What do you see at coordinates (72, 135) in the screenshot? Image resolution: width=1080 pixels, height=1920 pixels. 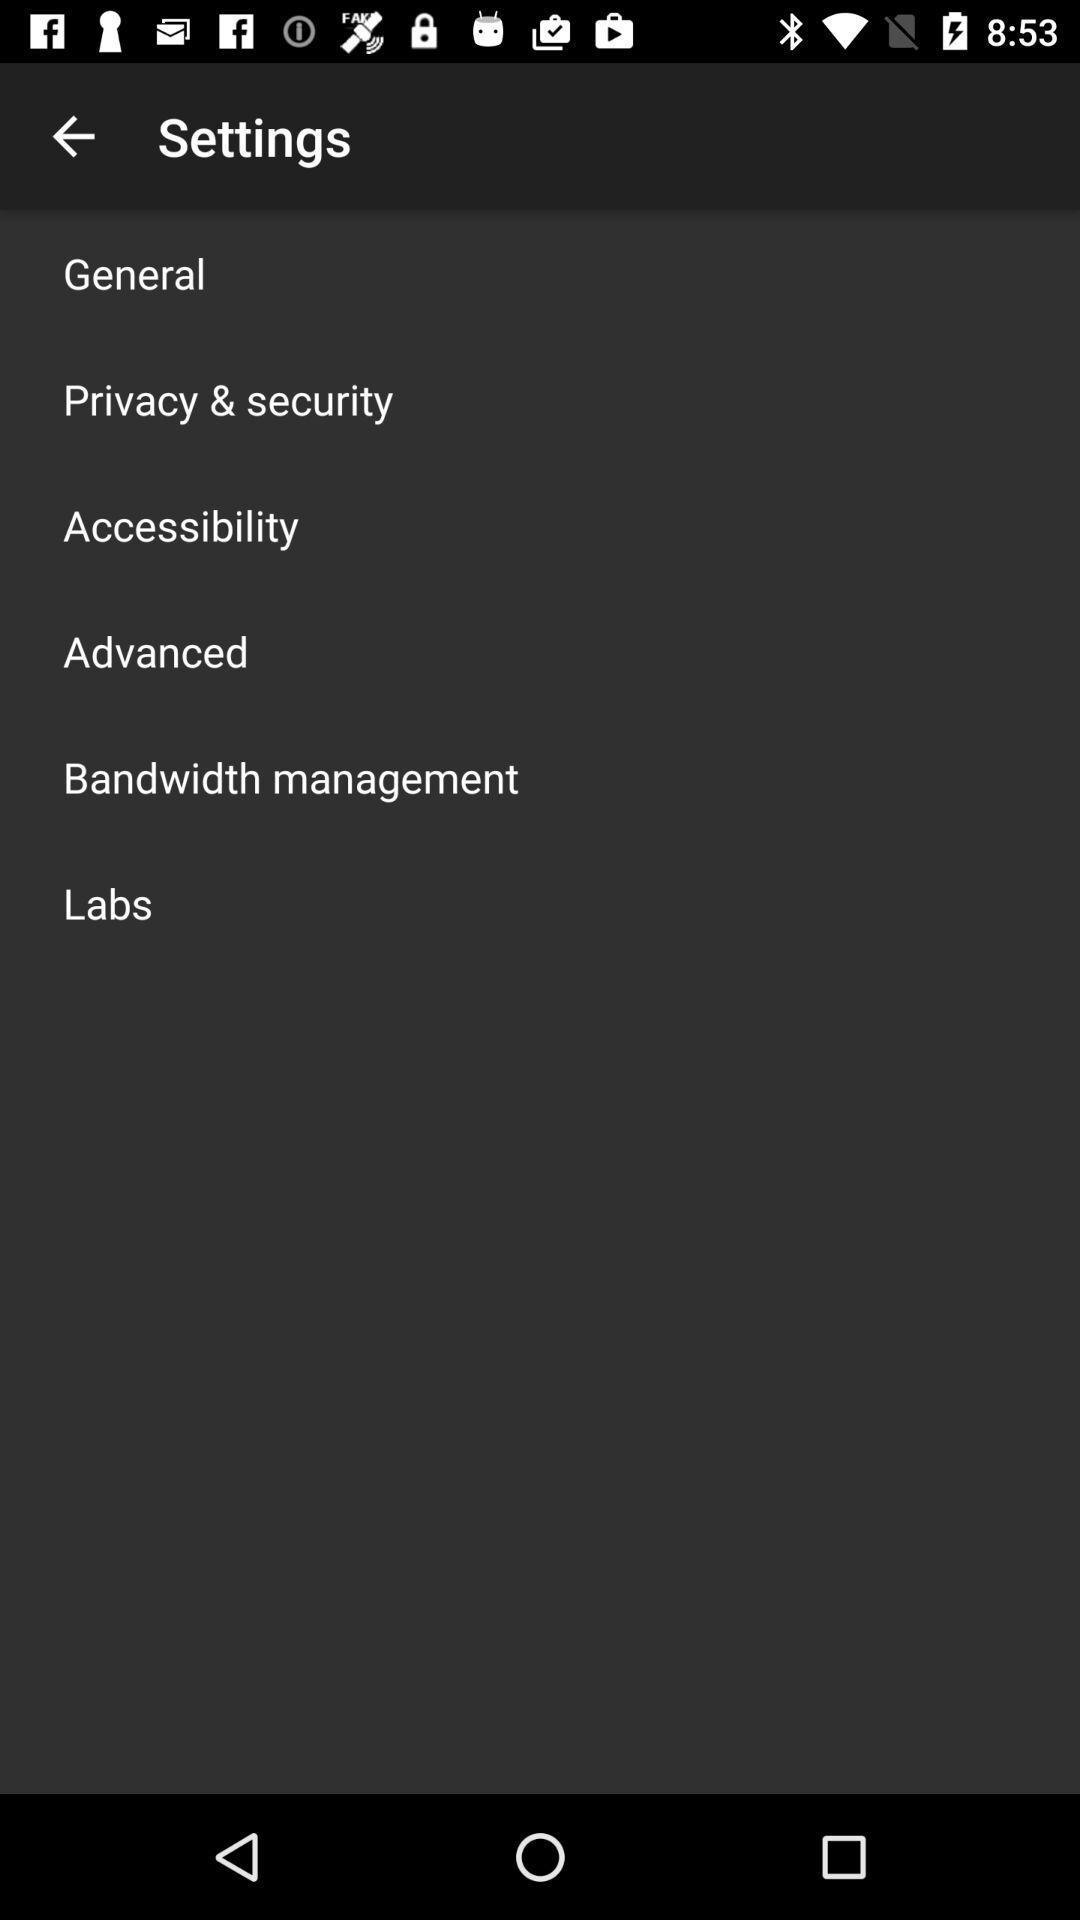 I see `item to the left of the settings icon` at bounding box center [72, 135].